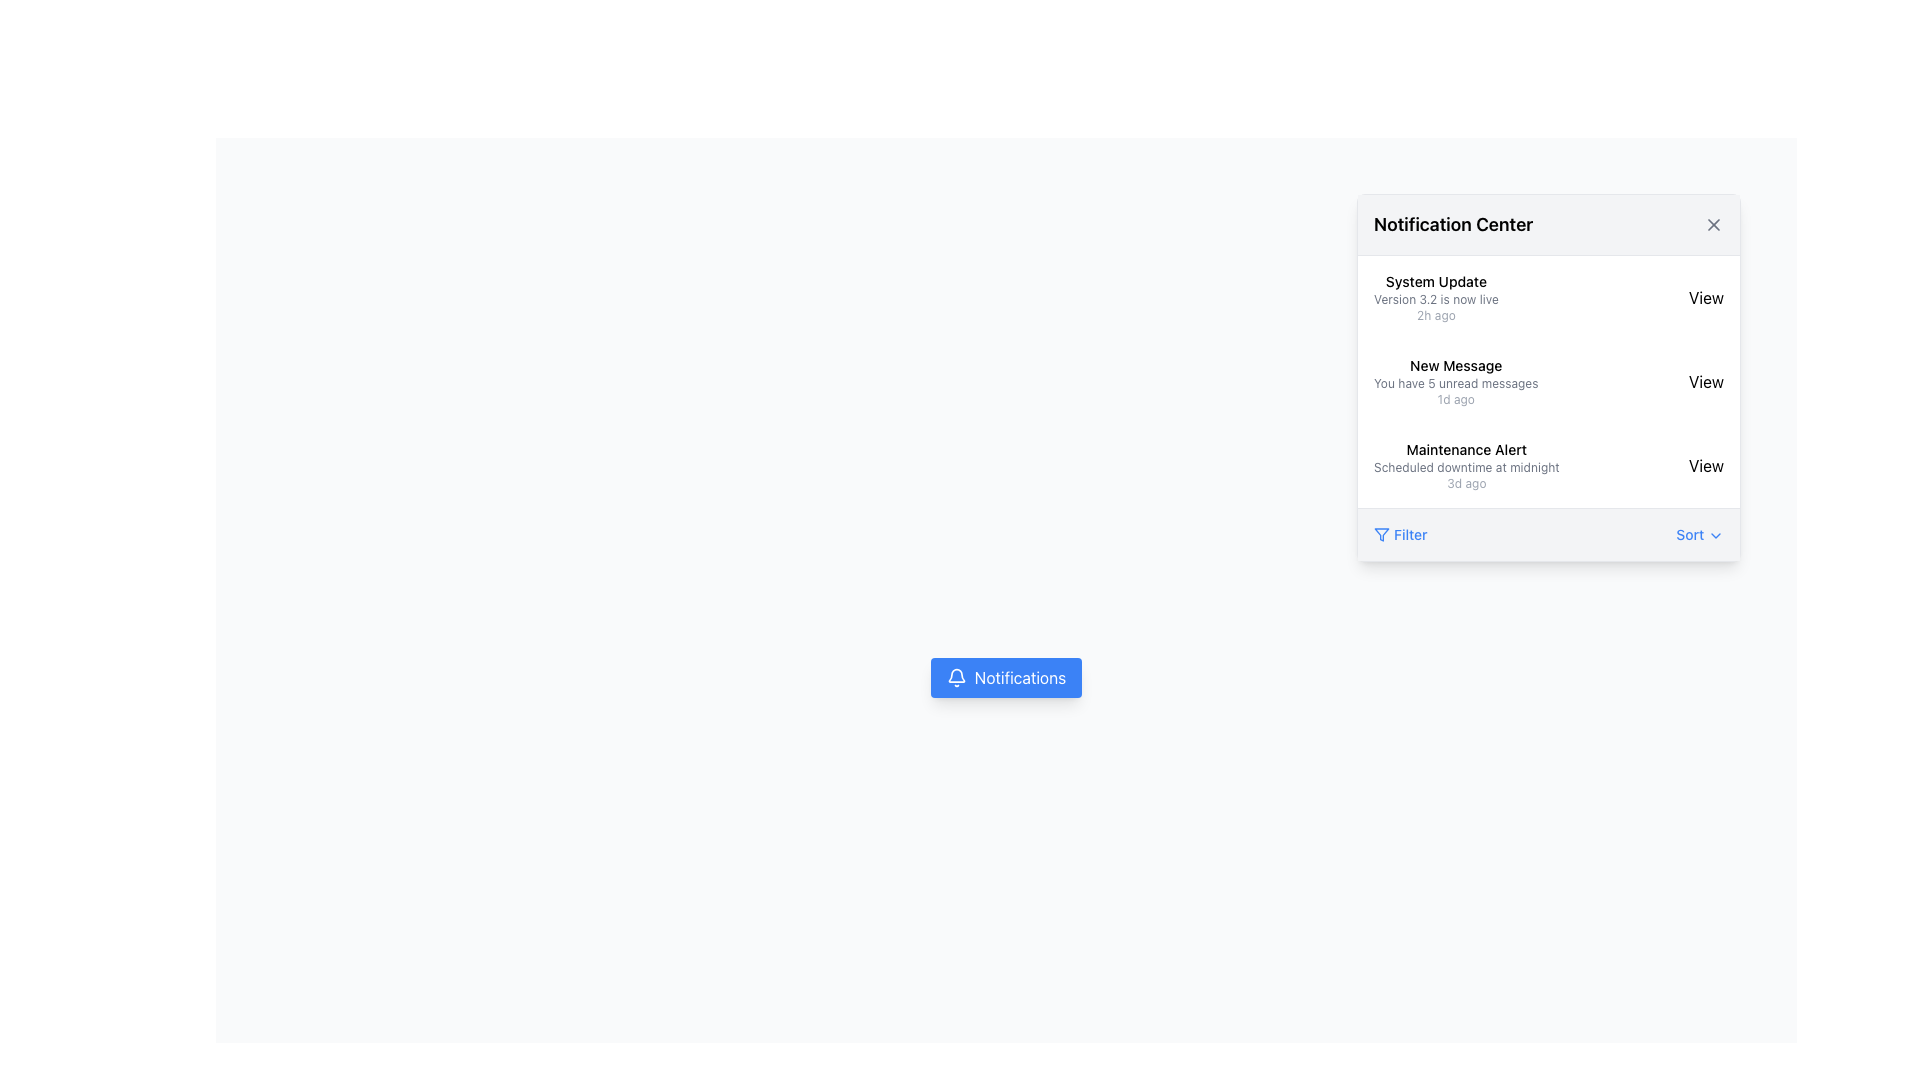  What do you see at coordinates (1456, 381) in the screenshot?
I see `the text block containing 'New Message', 'You have 5 unread messages', and '1d ago' to perform accessibility inspections` at bounding box center [1456, 381].